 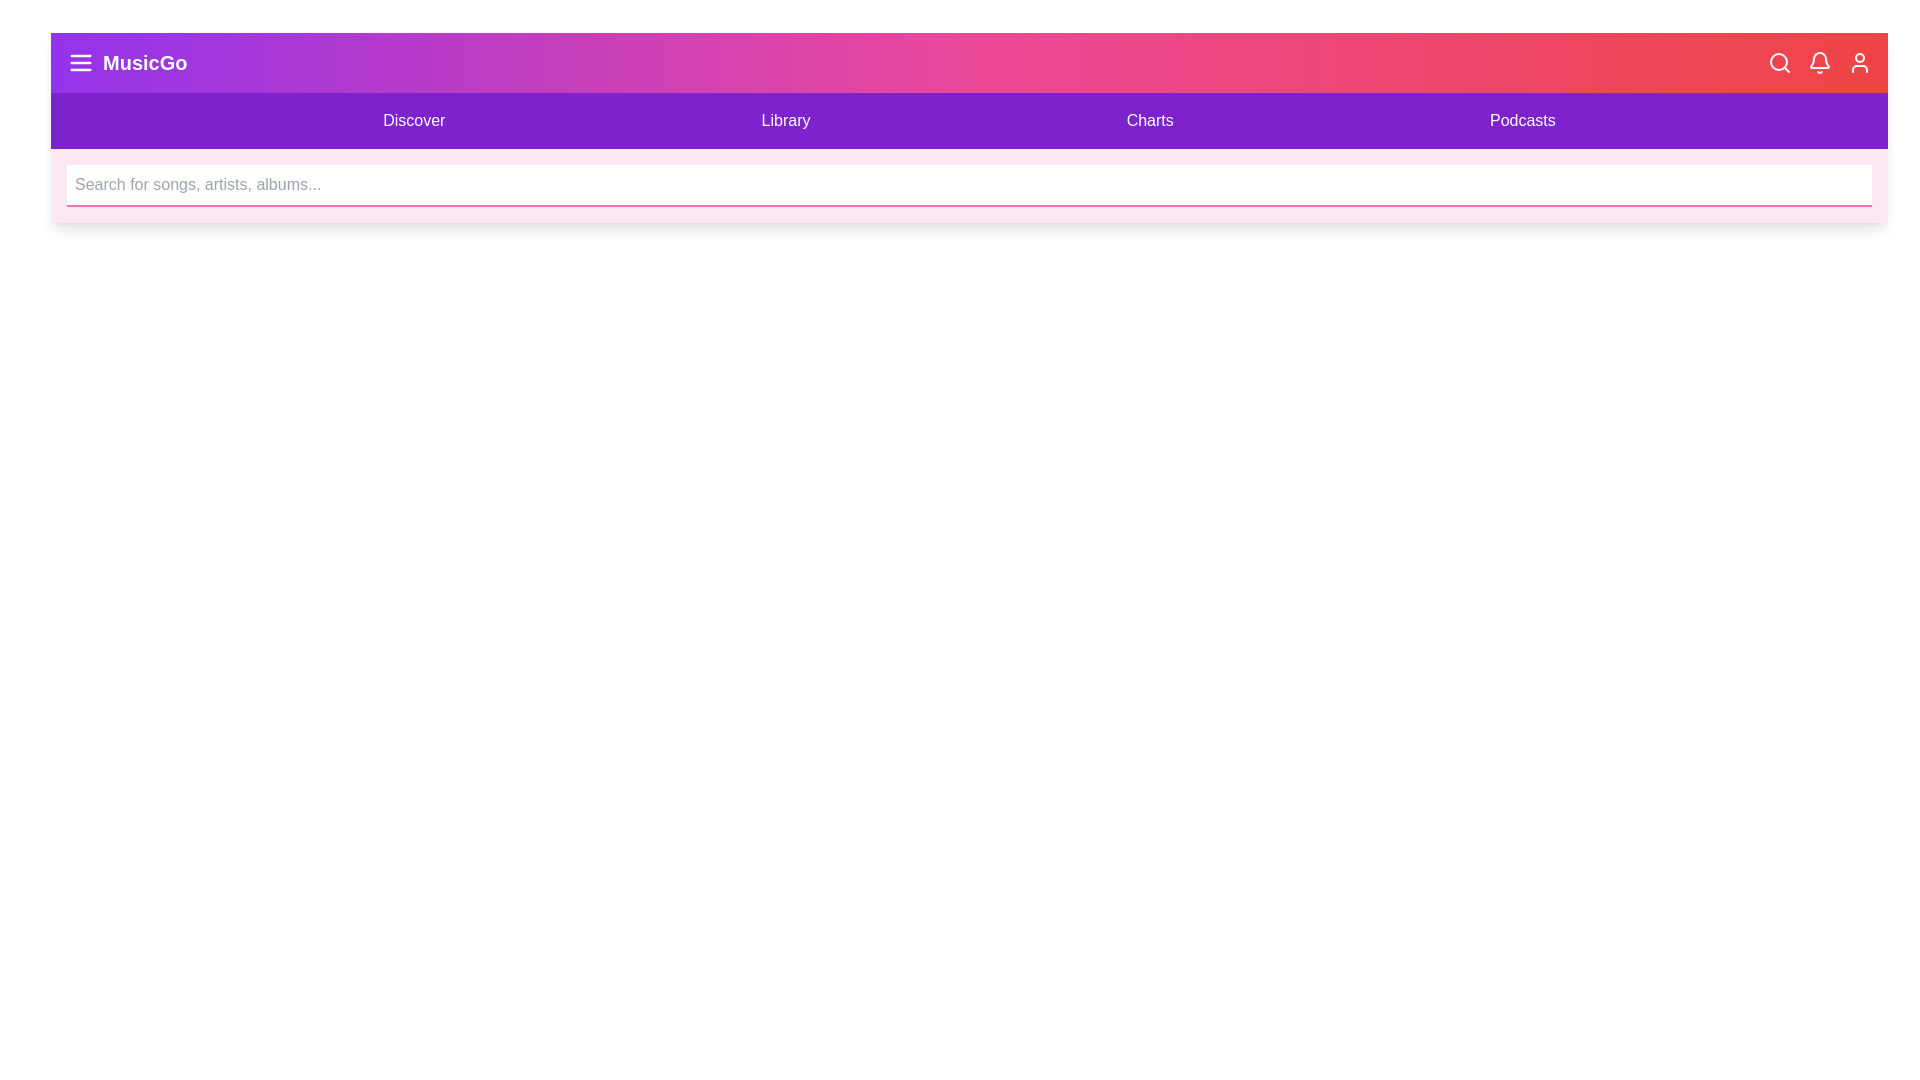 I want to click on the 'User' icon at the top-right corner to open the user profile or settings, so click(x=1859, y=61).